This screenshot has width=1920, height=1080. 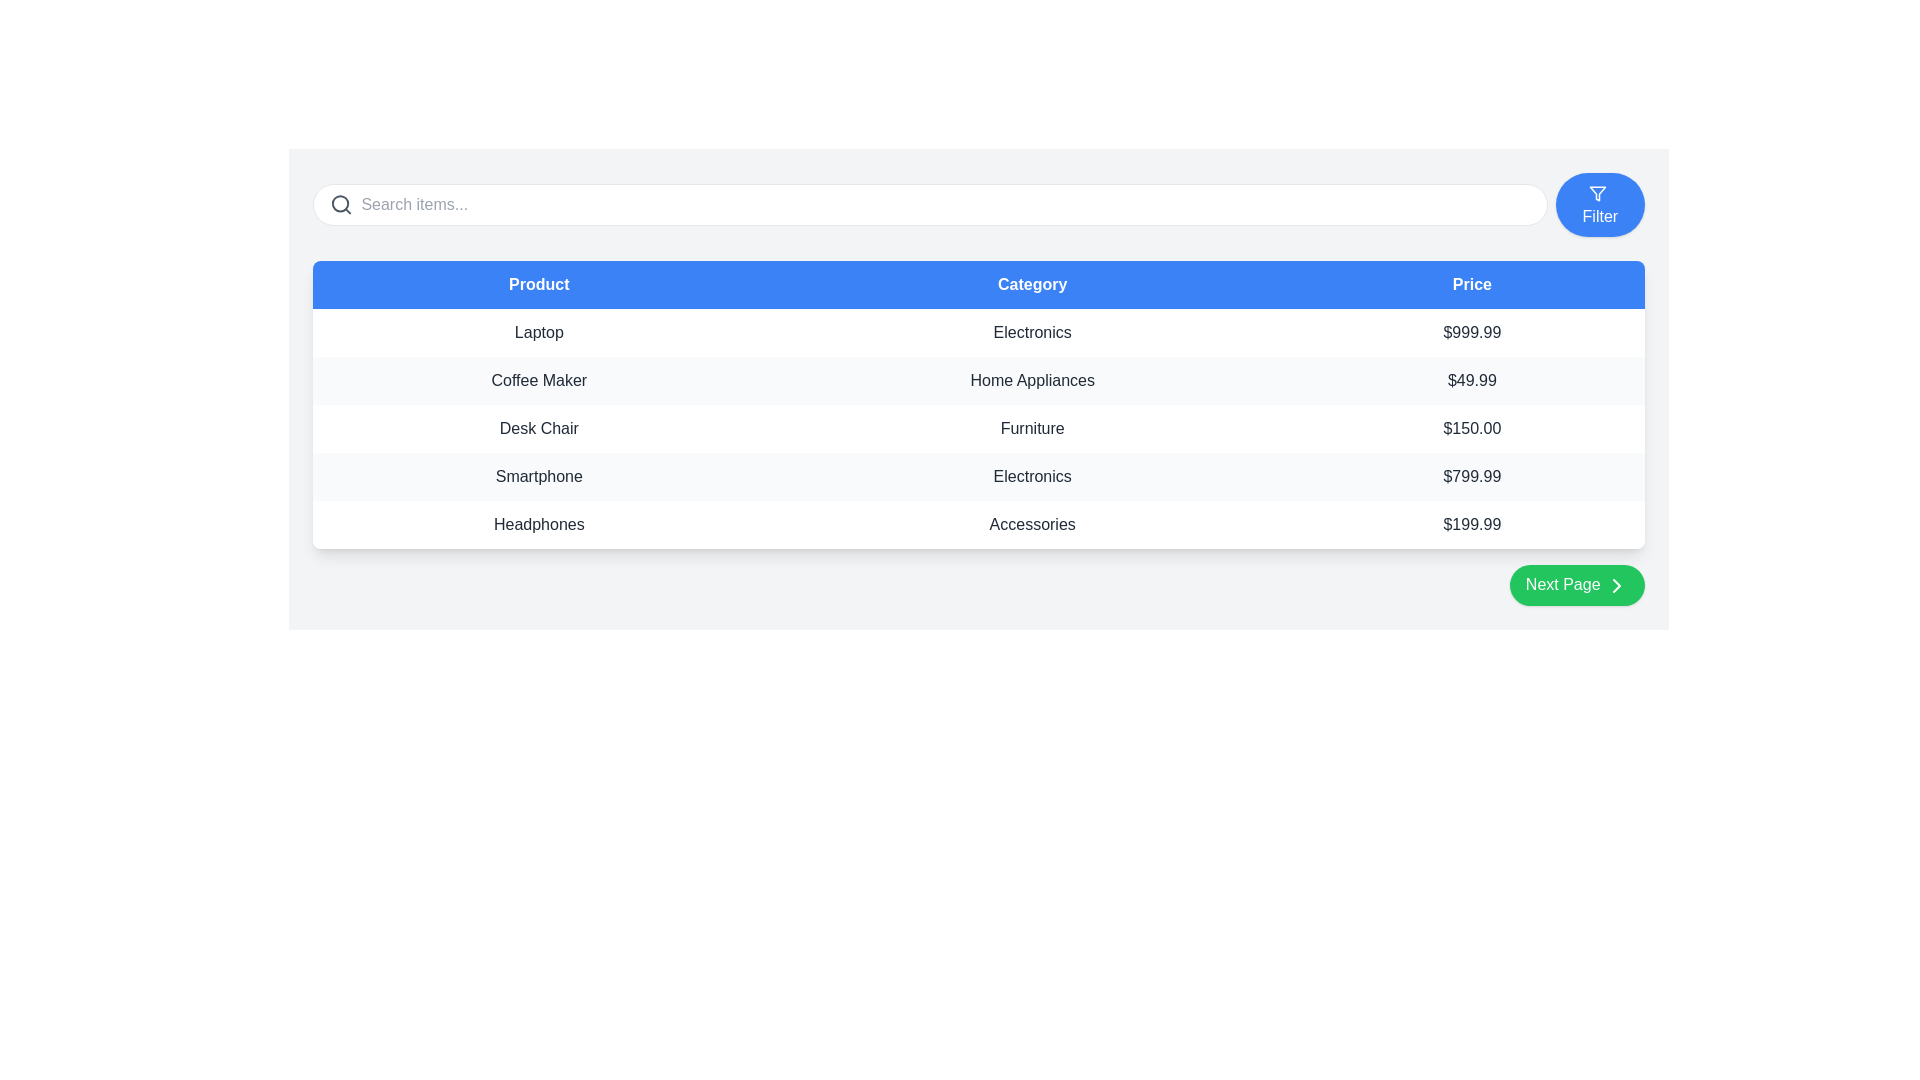 I want to click on the Text Label displaying the price '$49.99' in the Price column of the table for the product 'Coffee Maker', so click(x=1472, y=381).